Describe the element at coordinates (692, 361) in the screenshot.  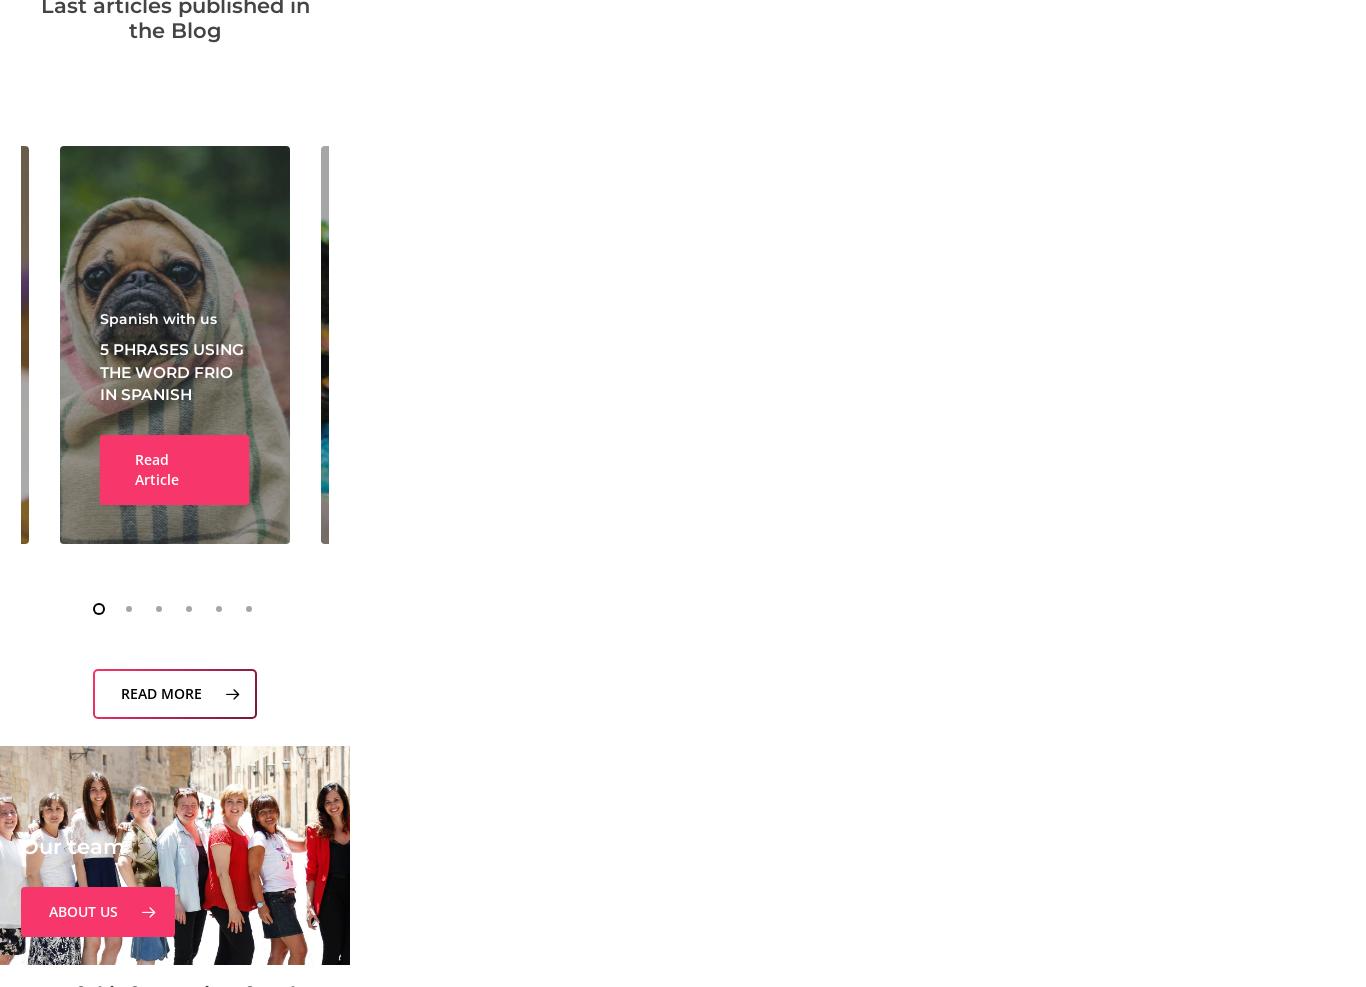
I see `'The best guide to learn more on the DELE Examinations'` at that location.